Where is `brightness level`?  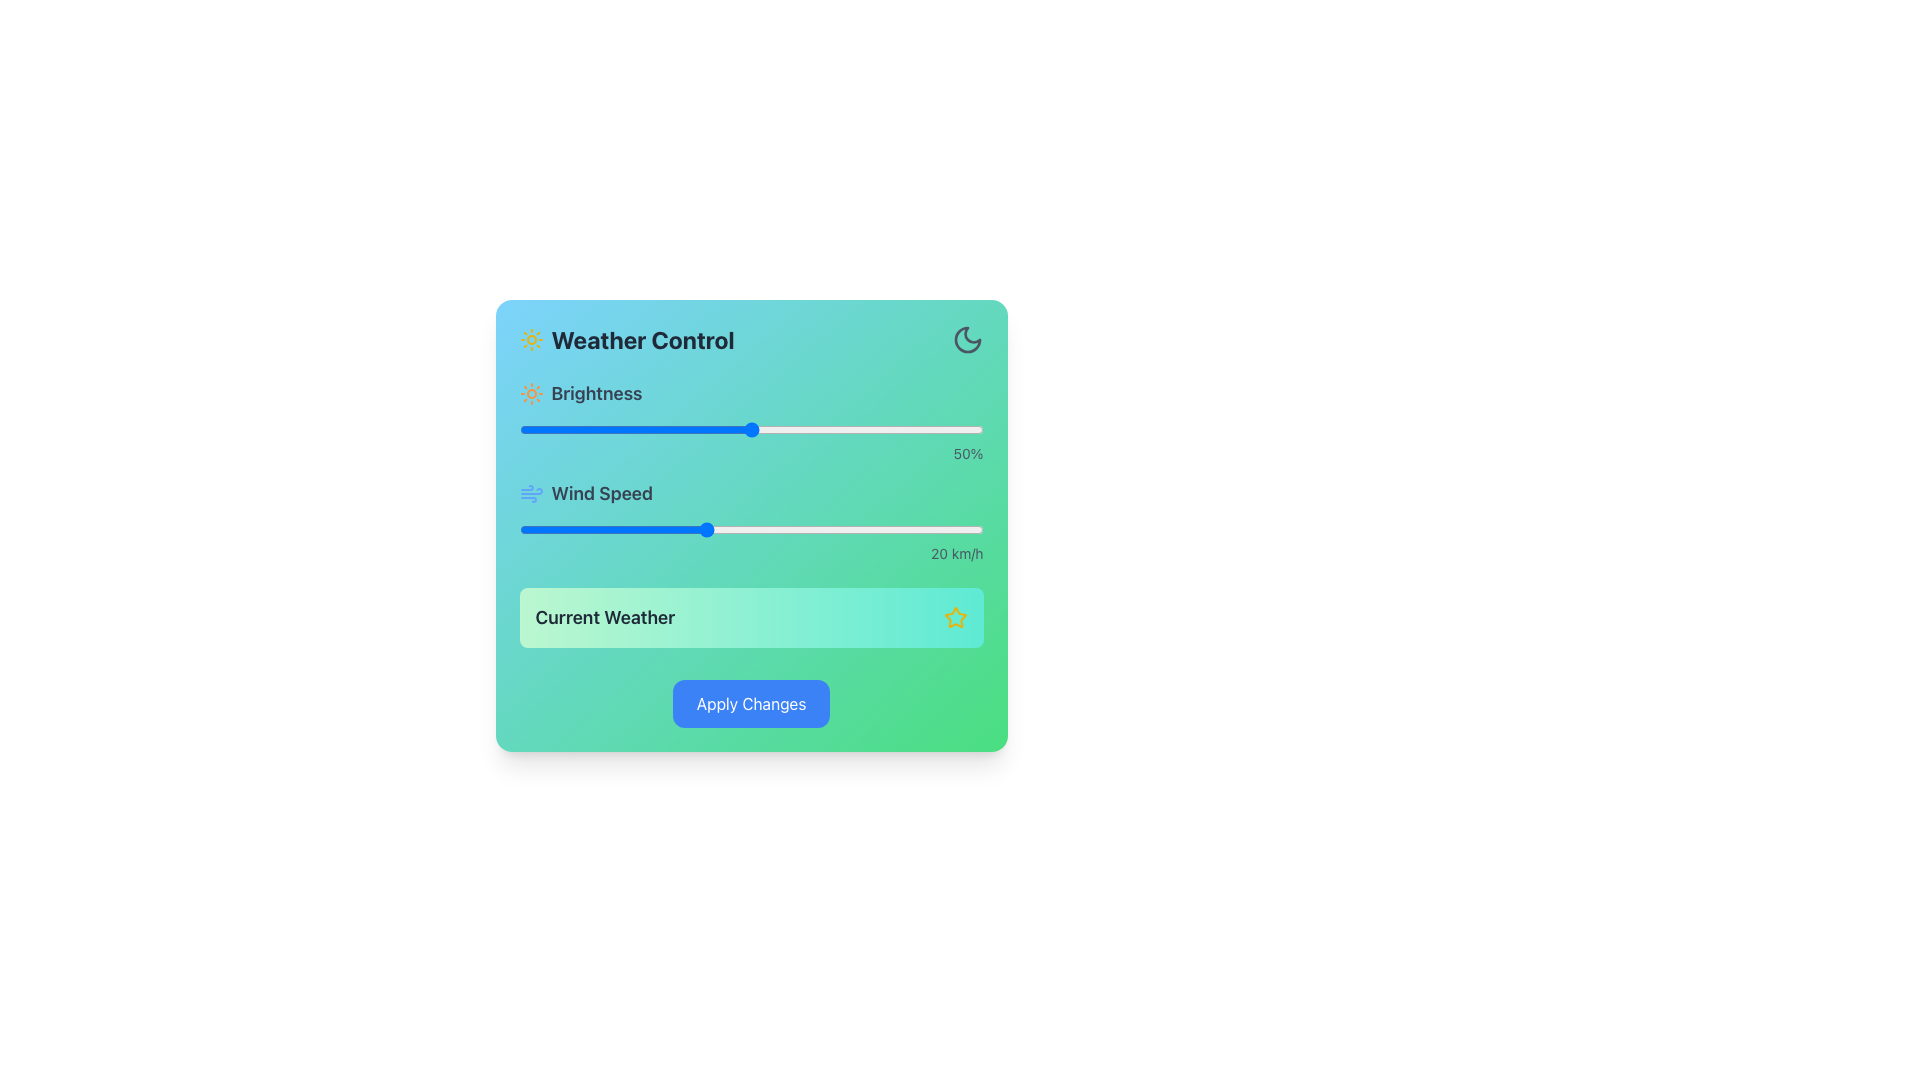 brightness level is located at coordinates (867, 428).